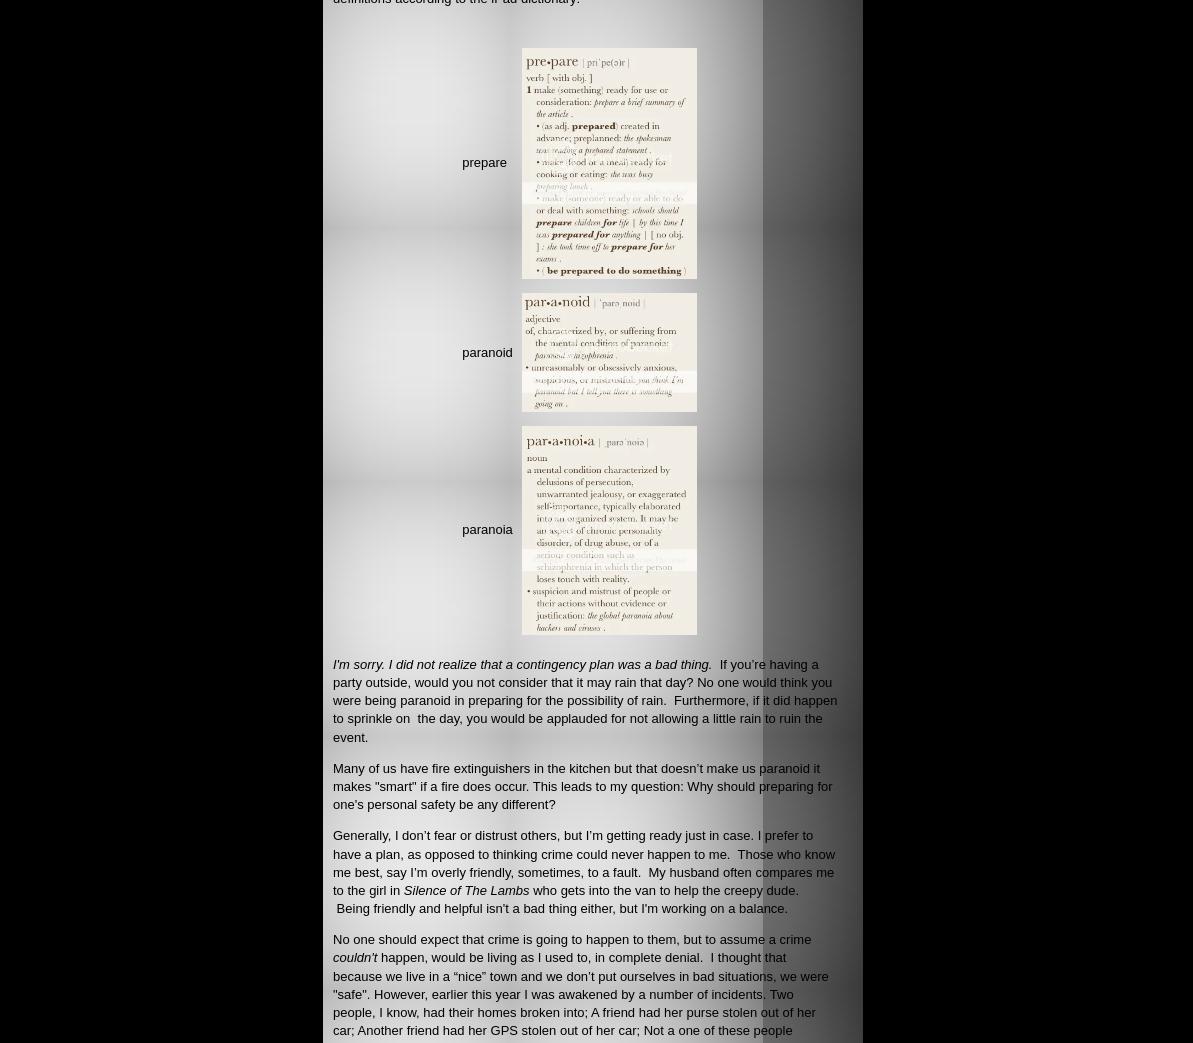 This screenshot has width=1193, height=1043. Describe the element at coordinates (355, 956) in the screenshot. I see `'couldn't'` at that location.